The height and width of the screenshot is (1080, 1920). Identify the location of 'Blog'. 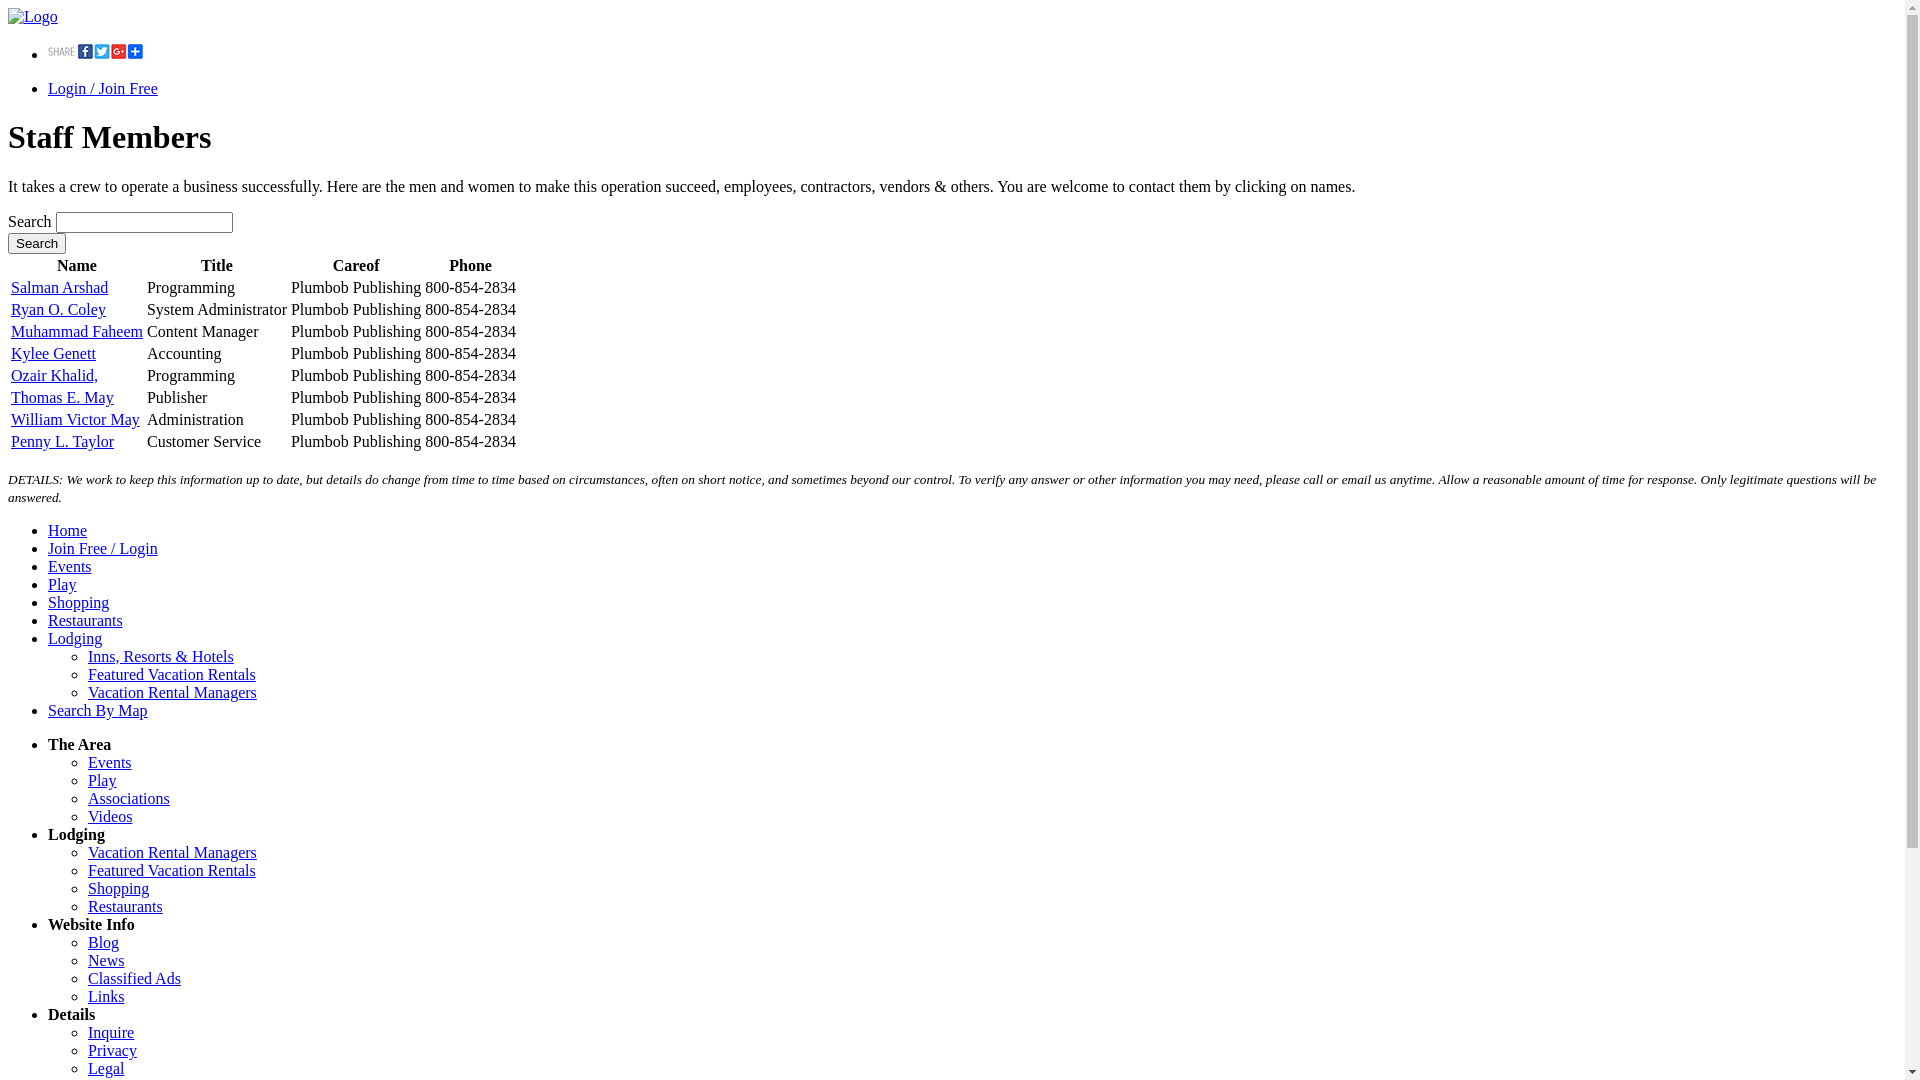
(102, 942).